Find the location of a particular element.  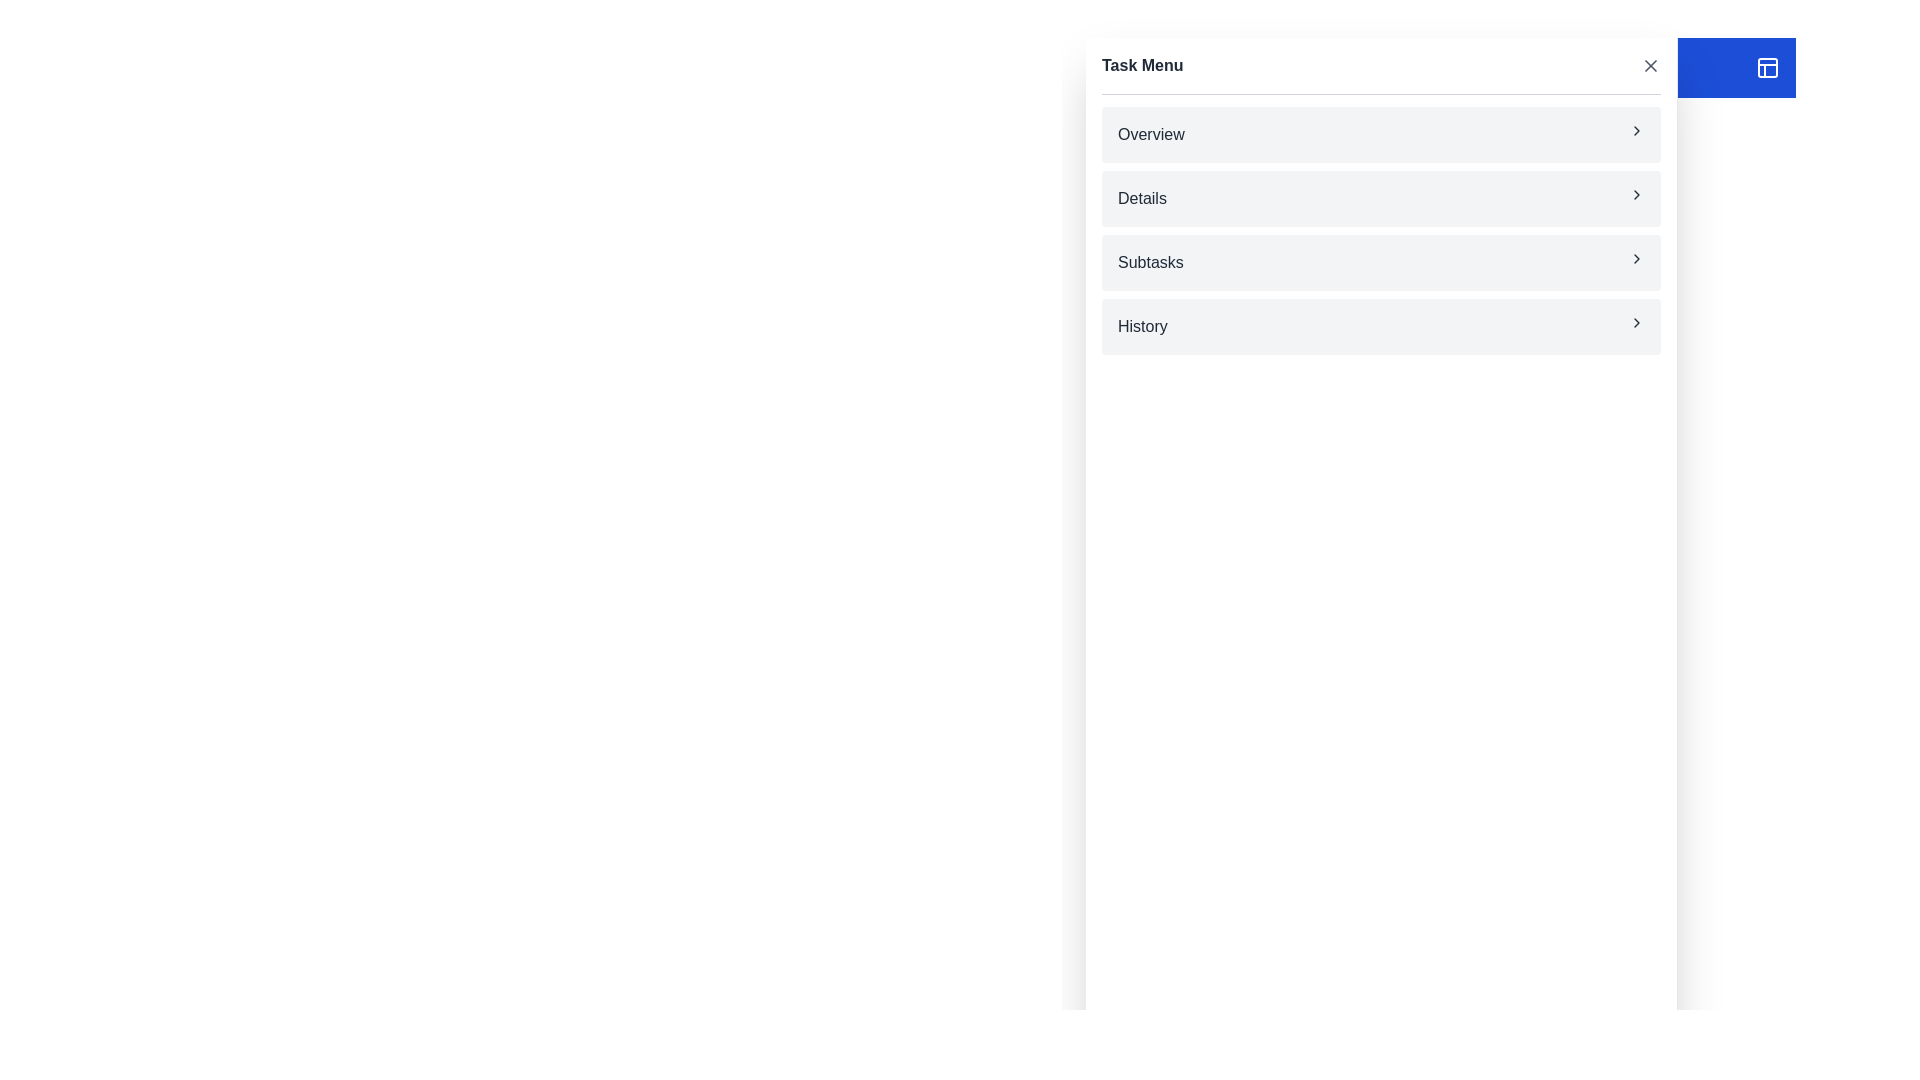

the 'History' text label, which is the fourth item in the 'Task Menu' is located at coordinates (1142, 326).